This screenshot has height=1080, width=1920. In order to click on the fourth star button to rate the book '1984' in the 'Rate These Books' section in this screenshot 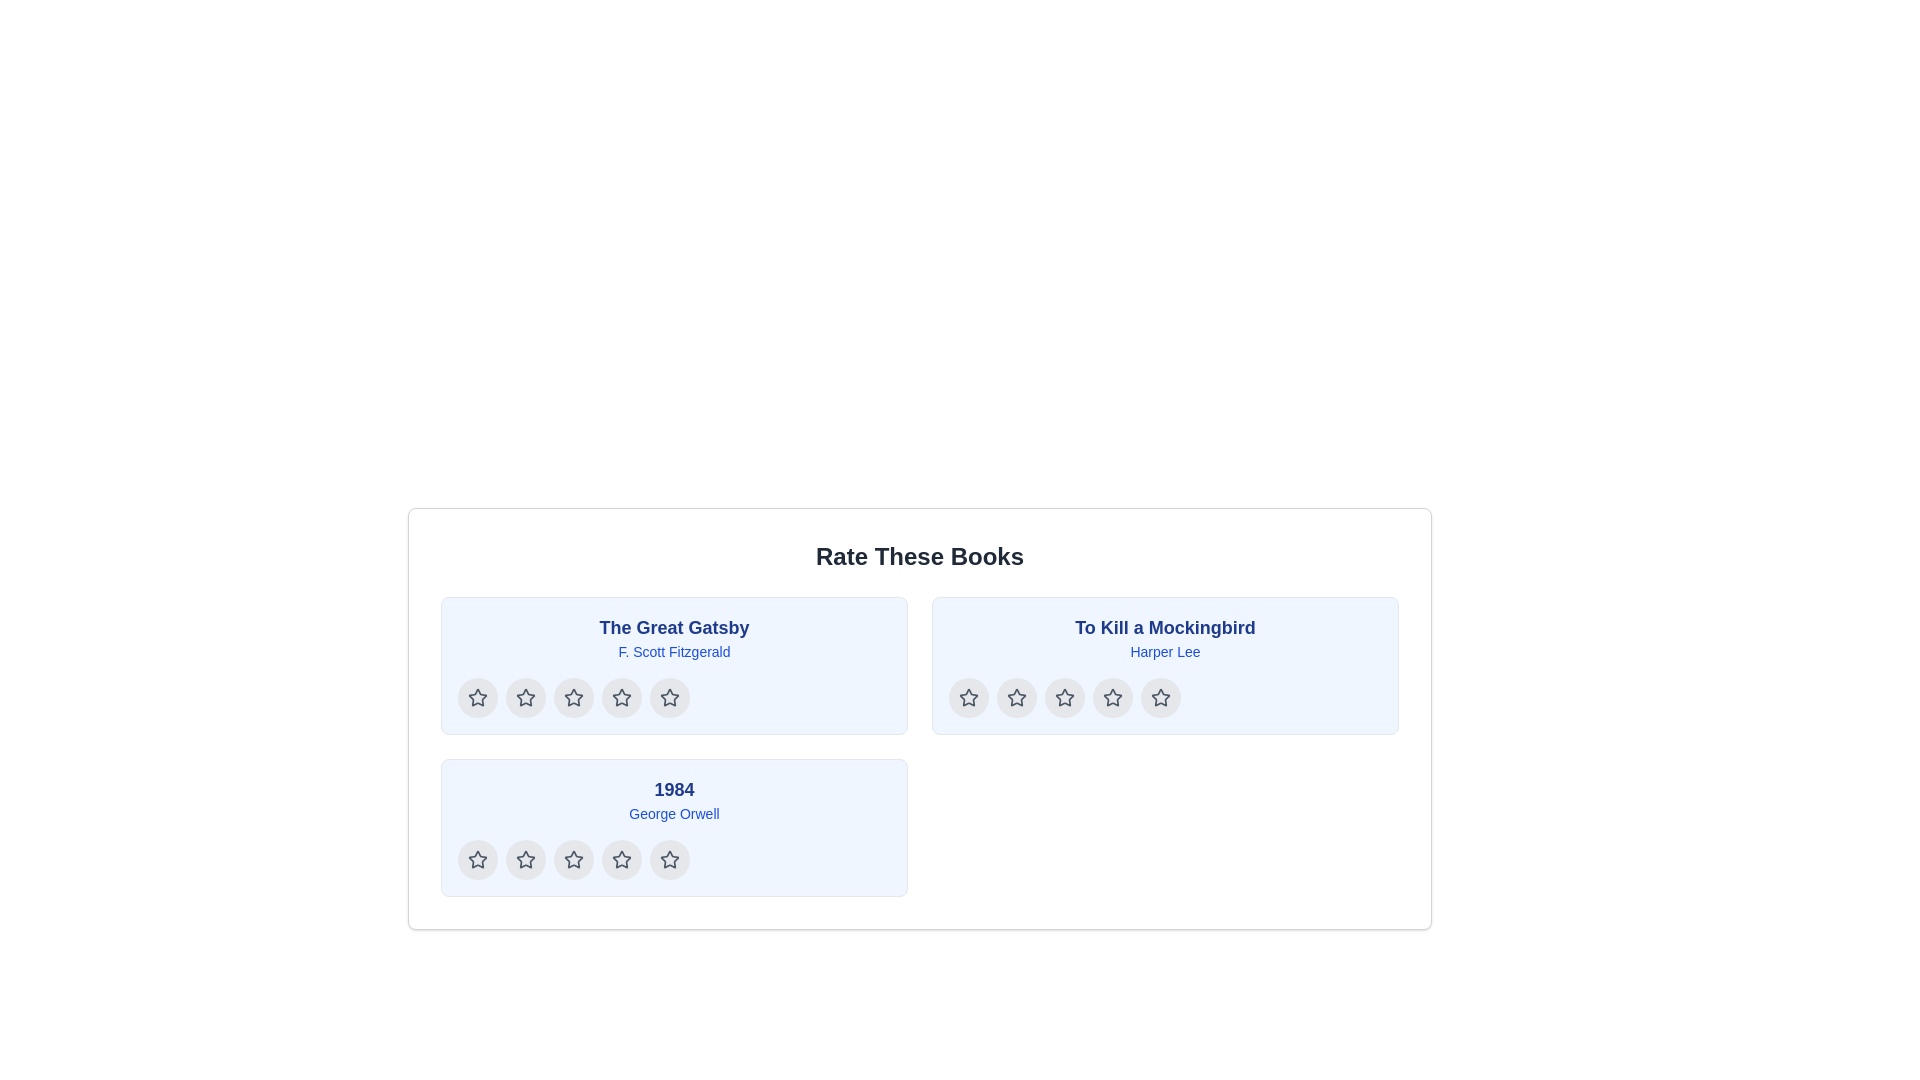, I will do `click(670, 859)`.